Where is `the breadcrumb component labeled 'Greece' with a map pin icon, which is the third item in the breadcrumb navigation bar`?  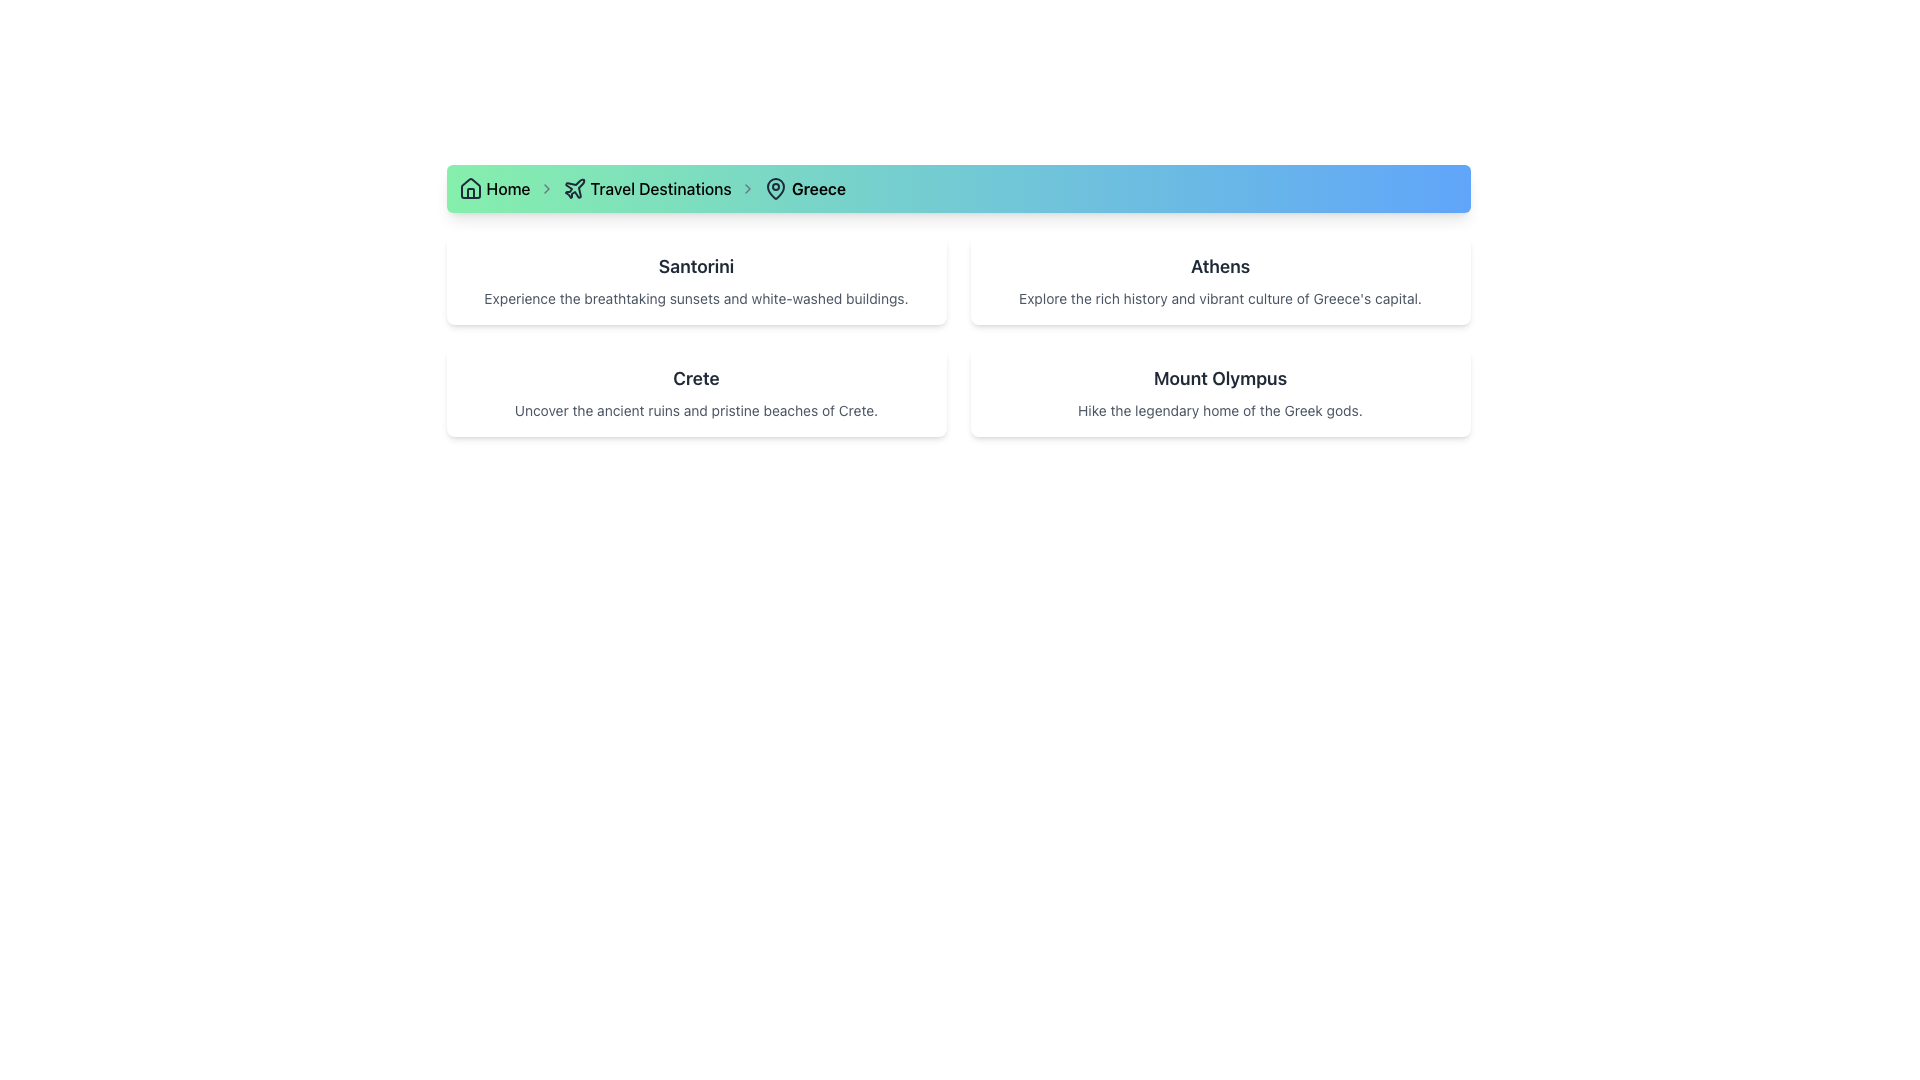 the breadcrumb component labeled 'Greece' with a map pin icon, which is the third item in the breadcrumb navigation bar is located at coordinates (804, 189).